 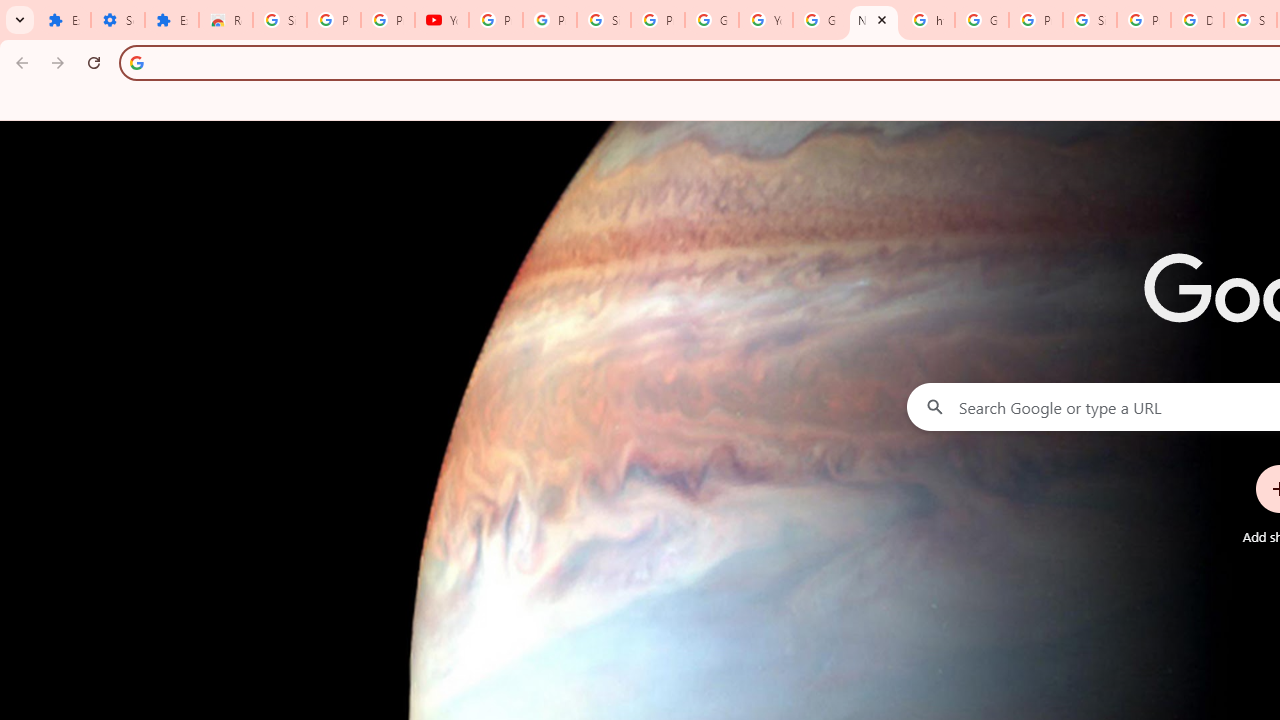 I want to click on 'Google Account', so click(x=711, y=20).